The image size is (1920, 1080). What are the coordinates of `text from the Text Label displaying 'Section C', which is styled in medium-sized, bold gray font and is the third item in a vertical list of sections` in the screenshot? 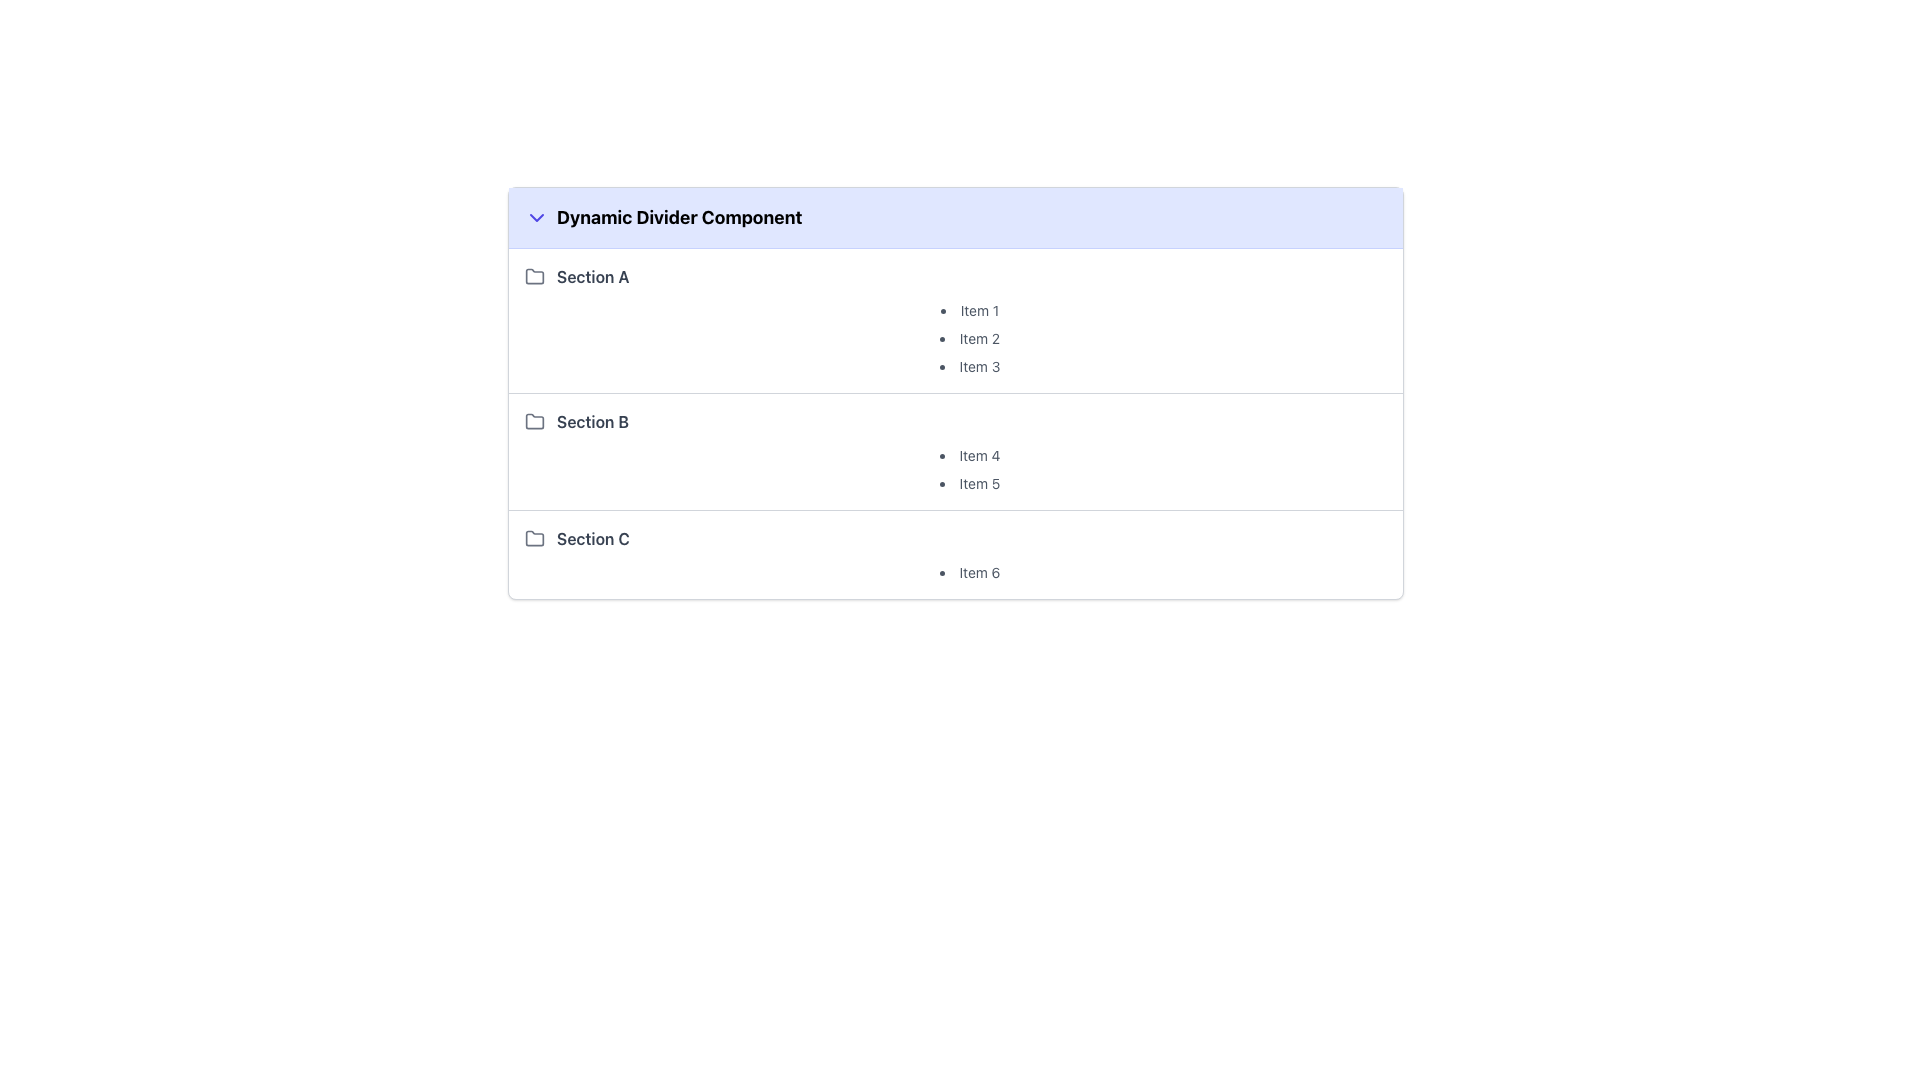 It's located at (592, 538).